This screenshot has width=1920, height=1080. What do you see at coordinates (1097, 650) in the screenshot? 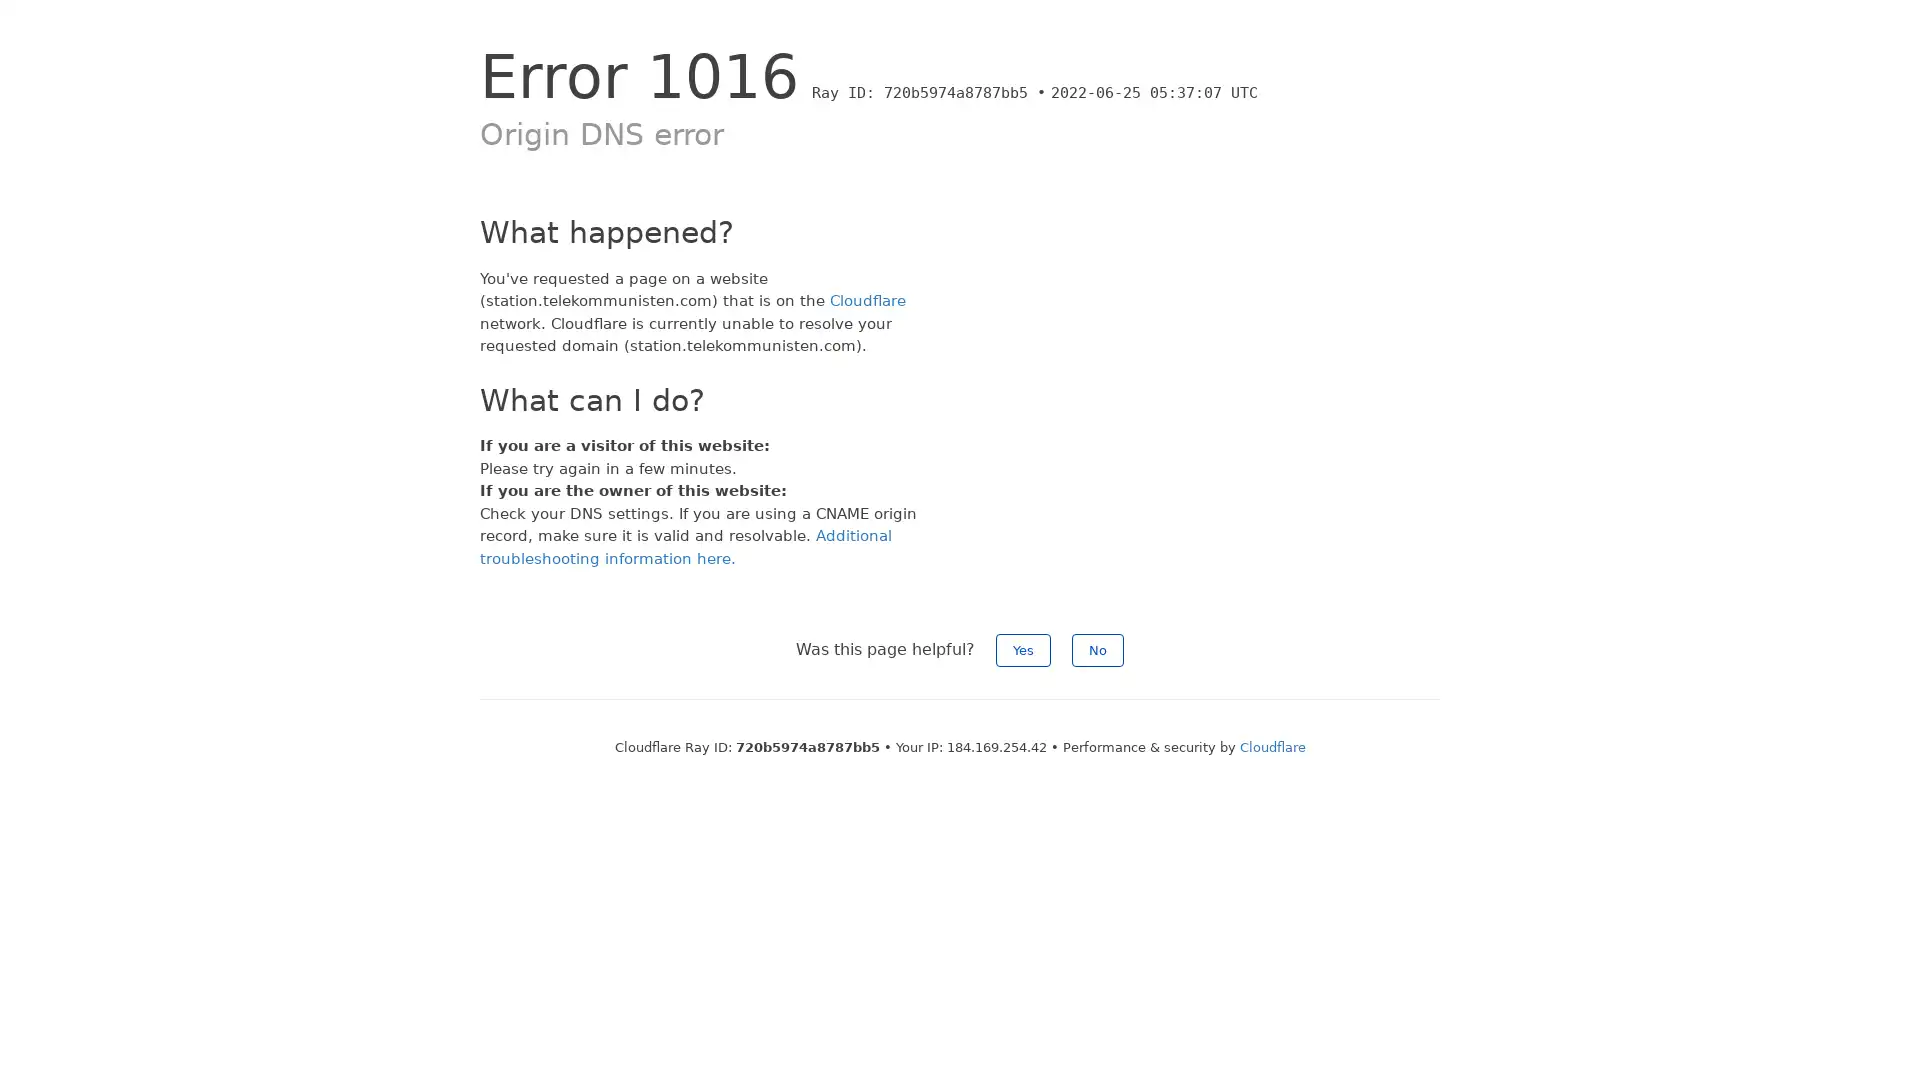
I see `No` at bounding box center [1097, 650].